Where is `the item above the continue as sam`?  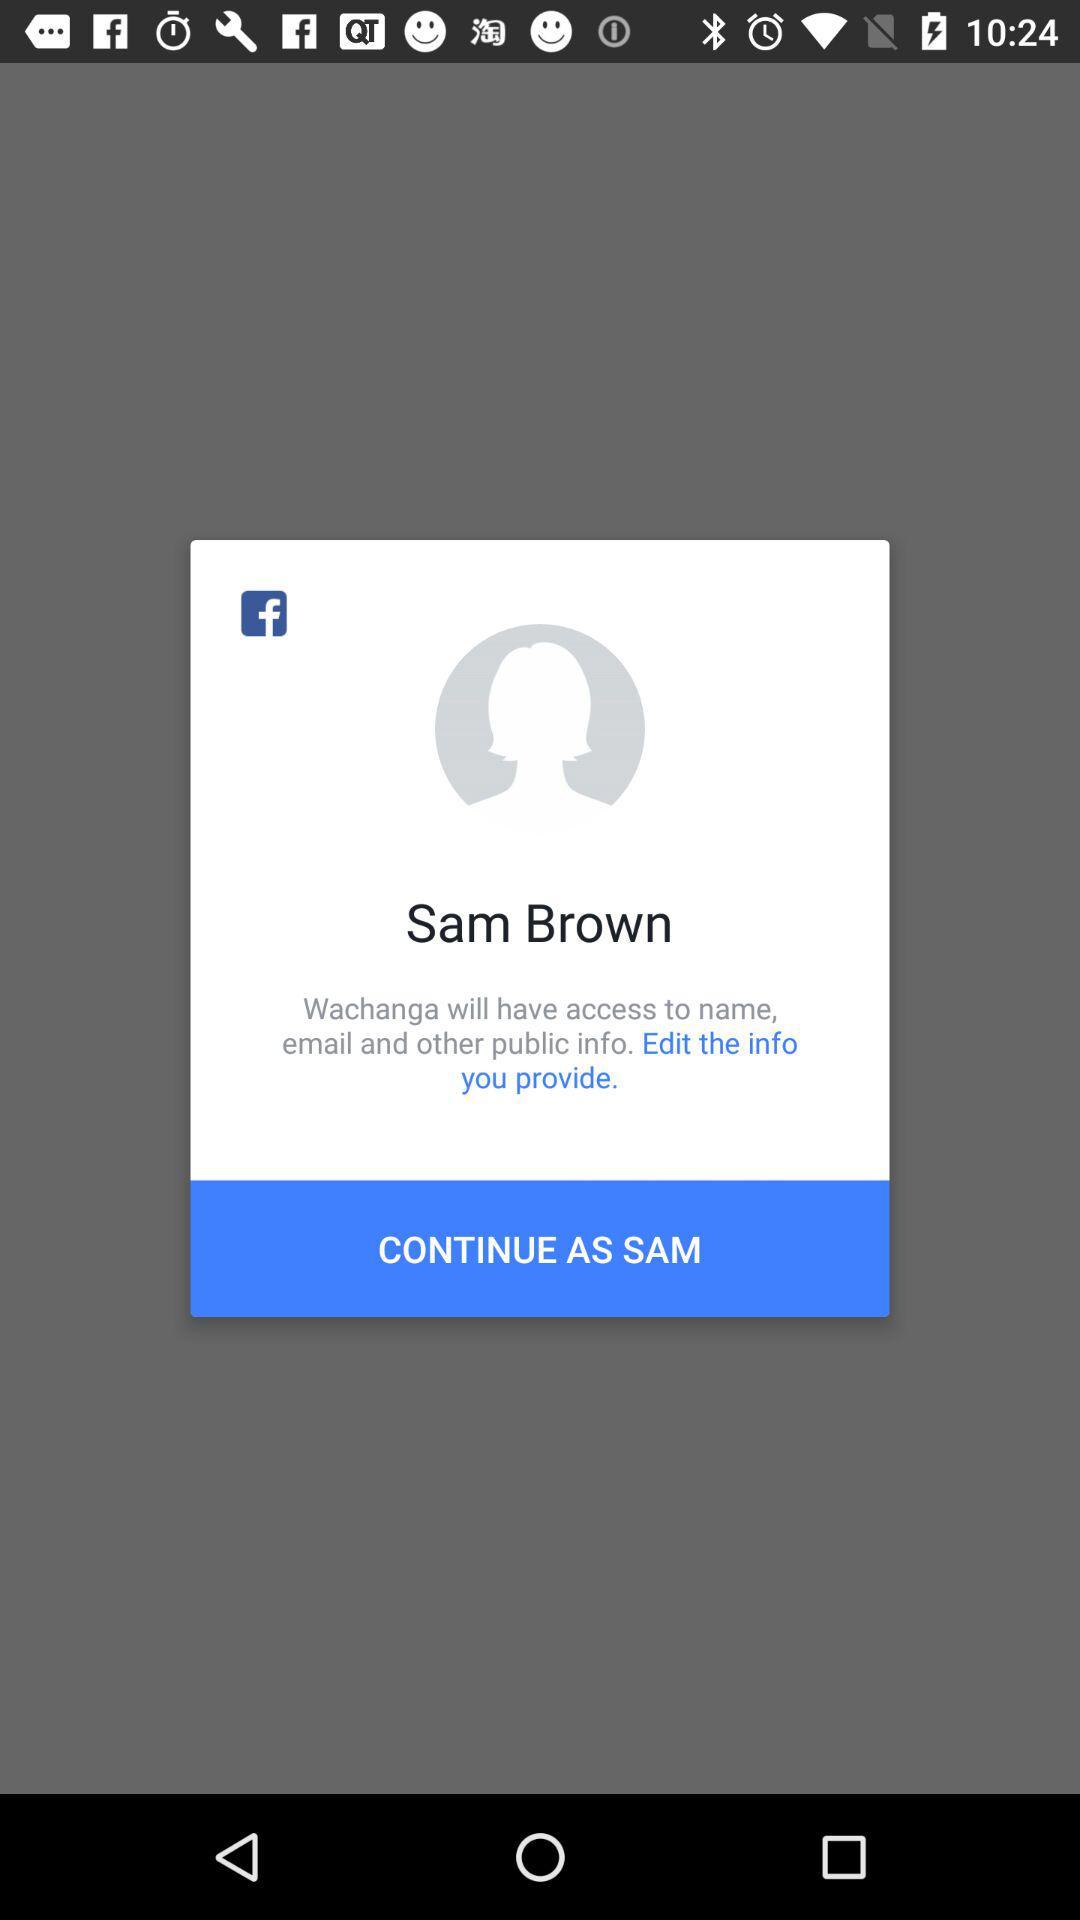
the item above the continue as sam is located at coordinates (540, 1041).